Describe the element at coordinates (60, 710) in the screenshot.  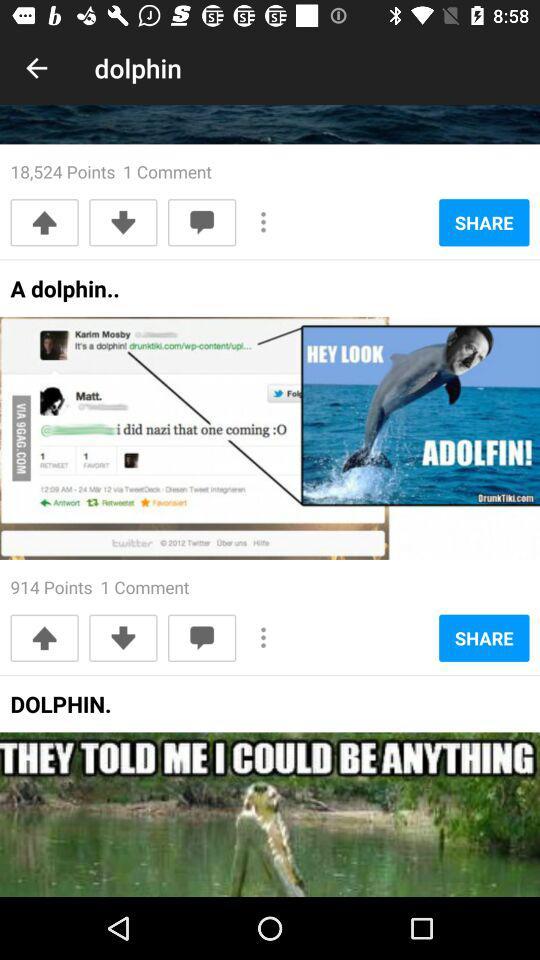
I see `the dolphin.` at that location.